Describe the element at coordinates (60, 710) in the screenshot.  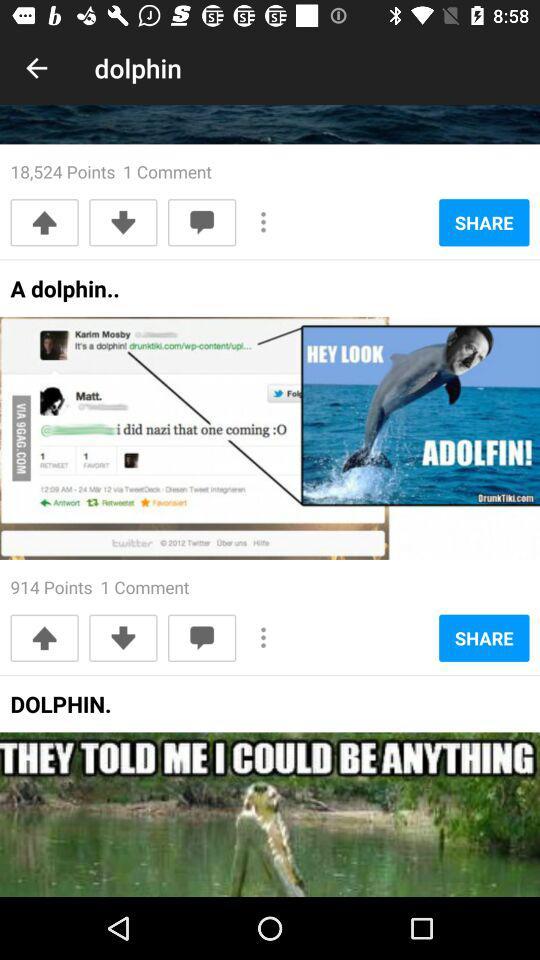
I see `the dolphin.` at that location.